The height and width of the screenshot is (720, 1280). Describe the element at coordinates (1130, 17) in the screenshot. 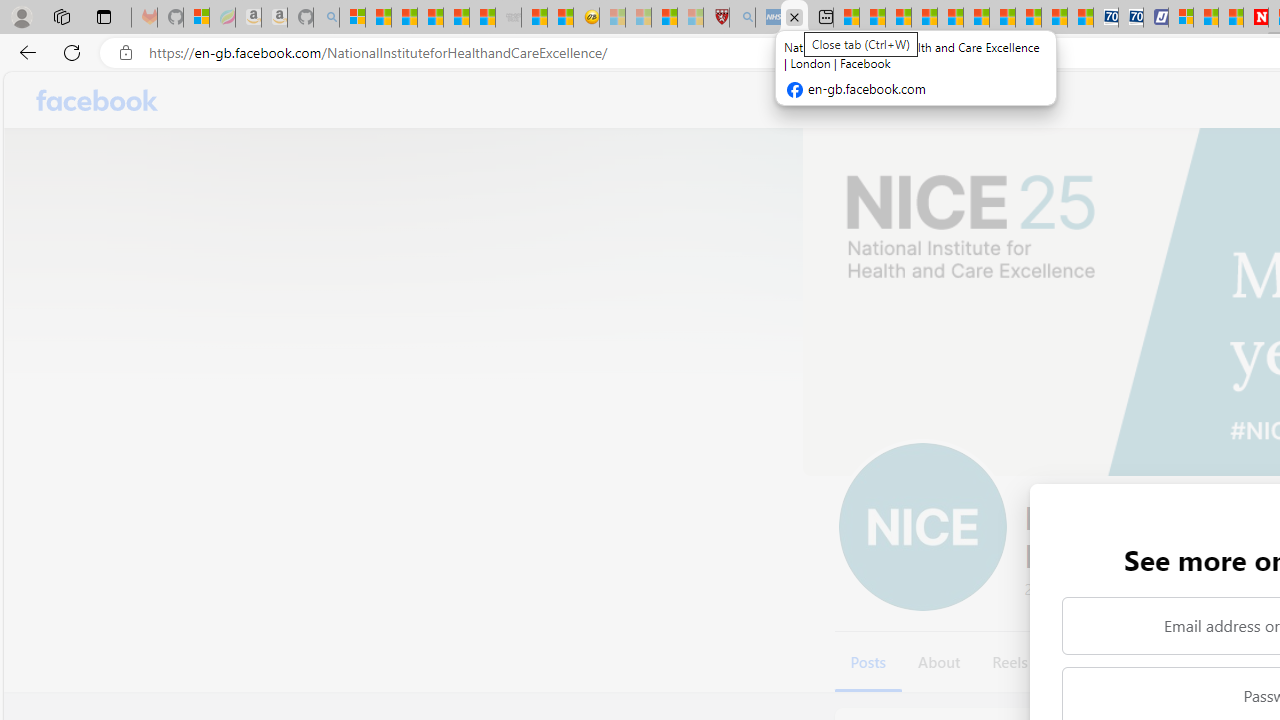

I see `'Cheap Hotels - Save70.com'` at that location.